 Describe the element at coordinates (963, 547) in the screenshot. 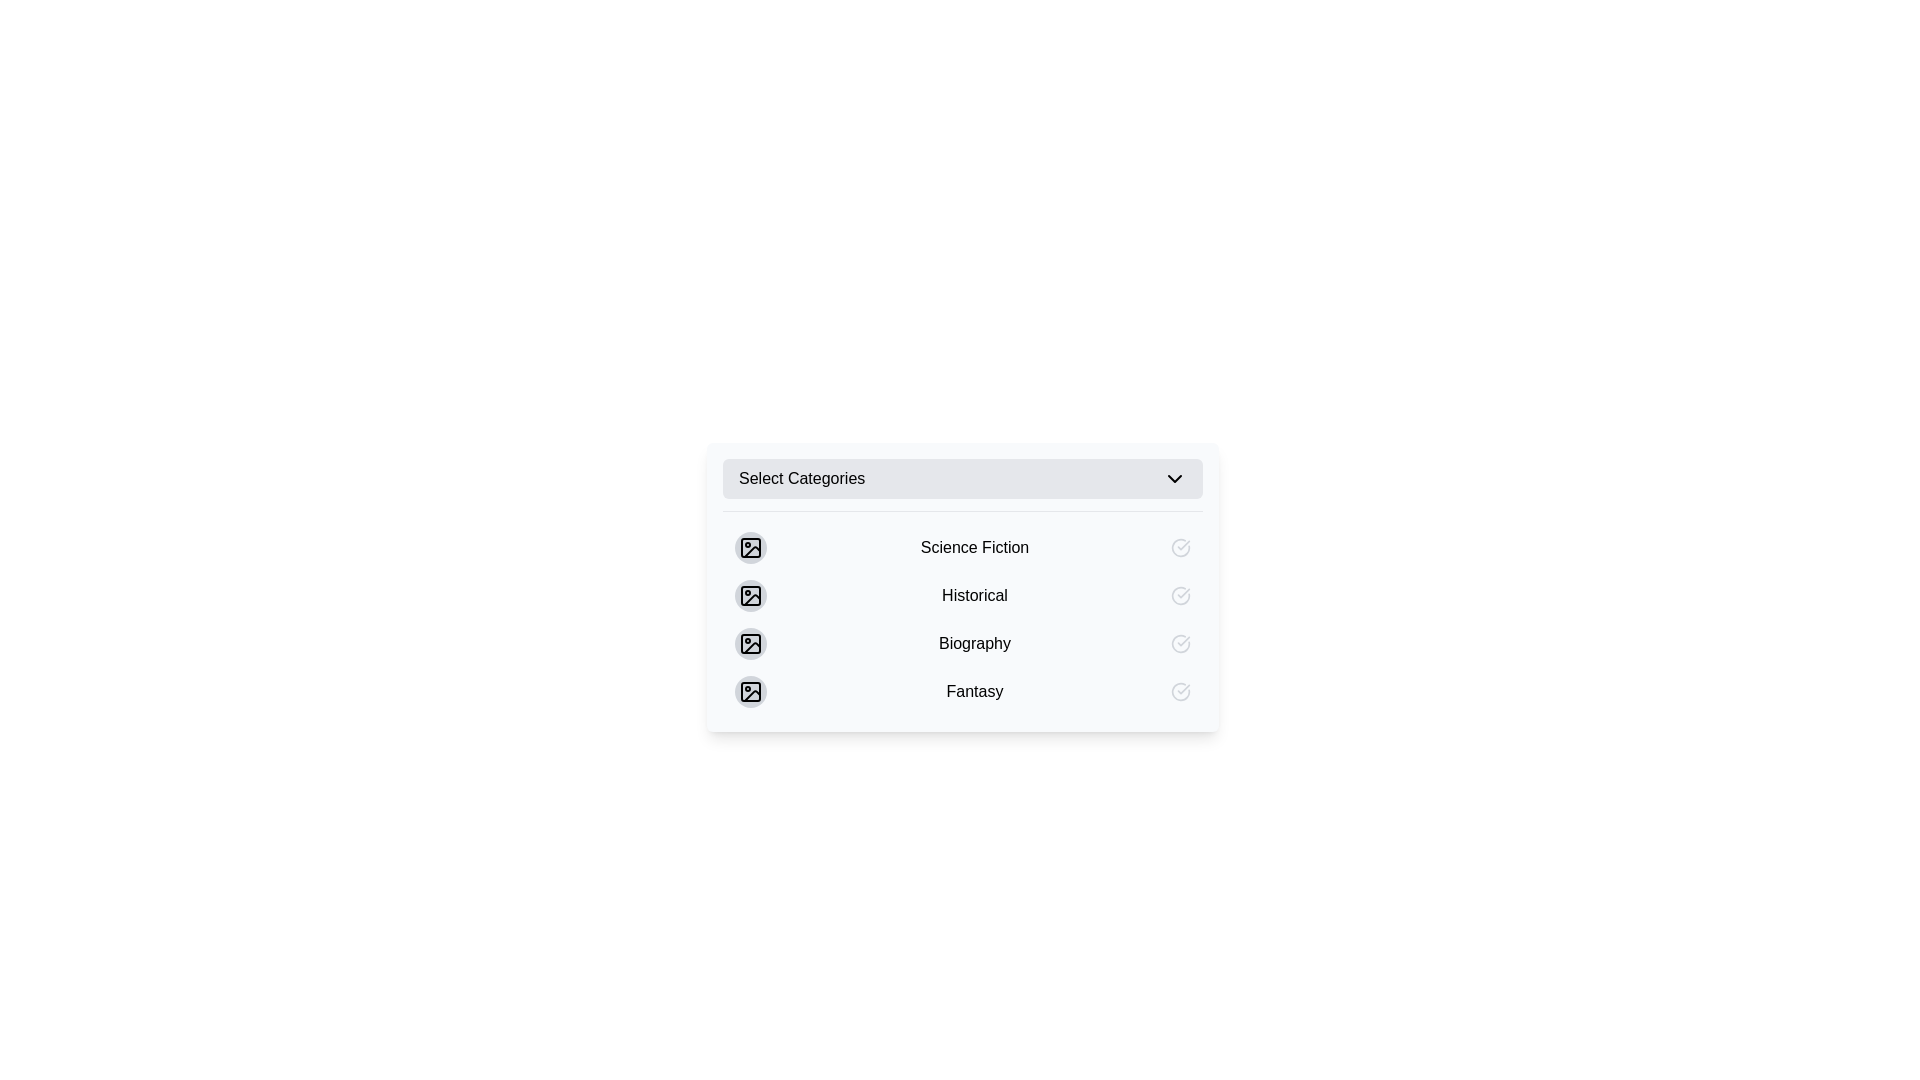

I see `the list item labeled 'Science Fiction' which is the first entry` at that location.